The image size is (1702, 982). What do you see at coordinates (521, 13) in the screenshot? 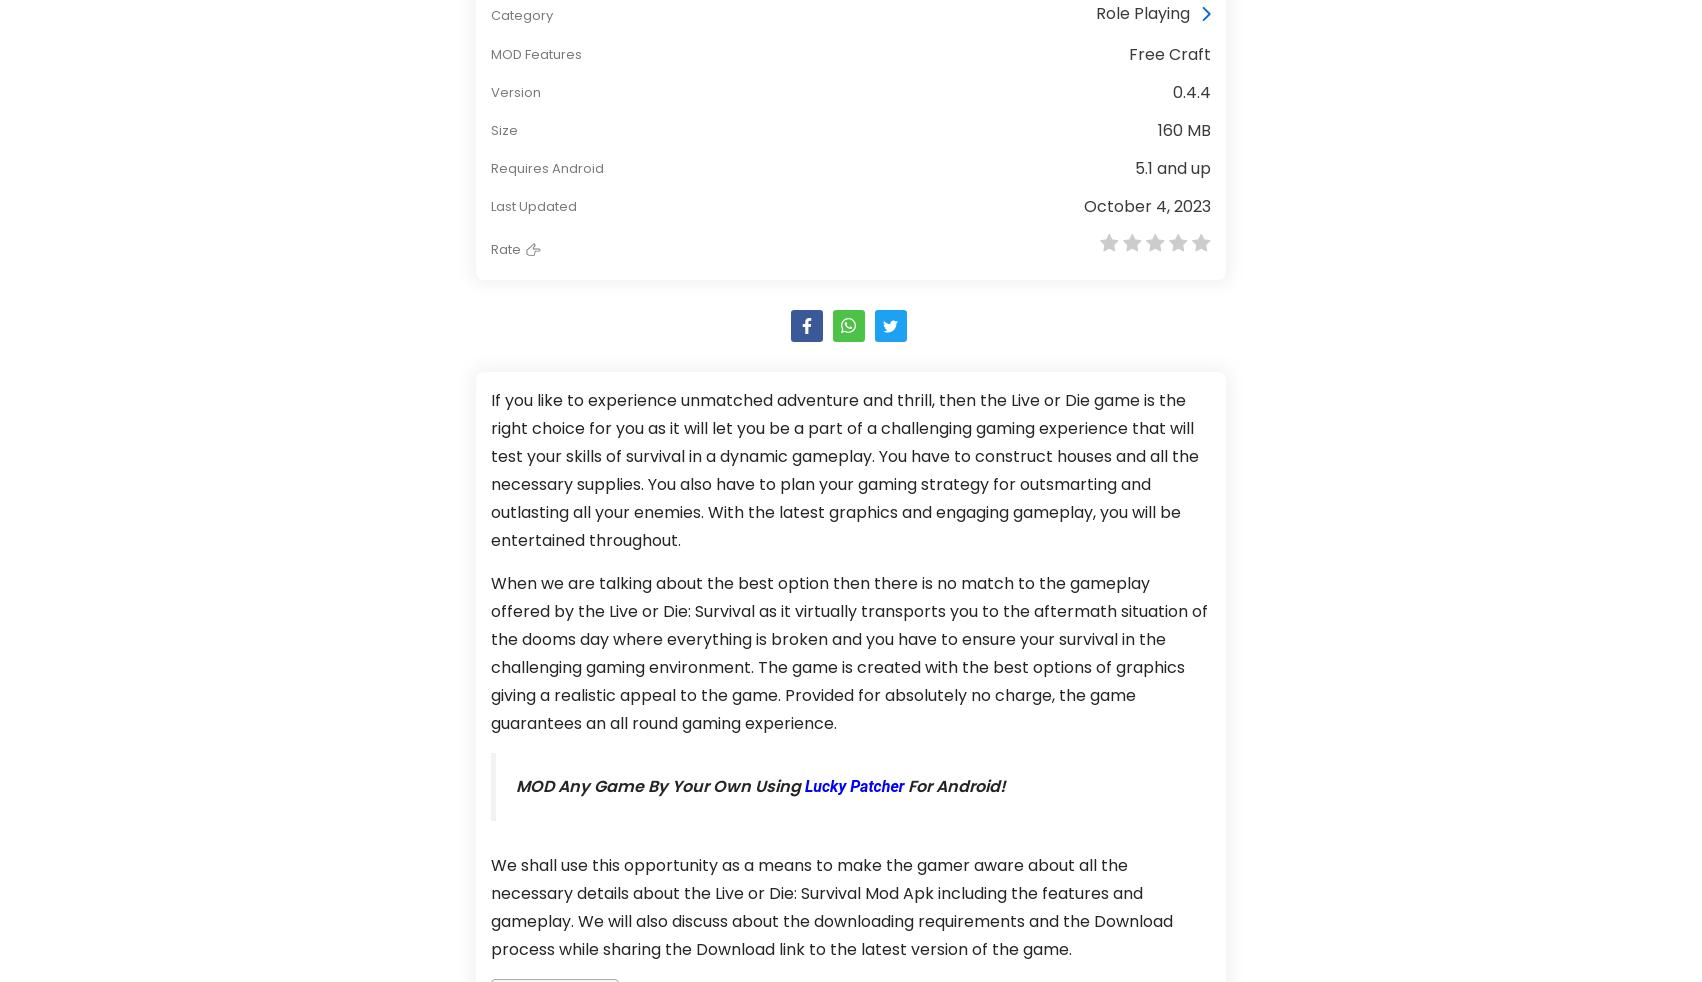
I see `'Category'` at bounding box center [521, 13].